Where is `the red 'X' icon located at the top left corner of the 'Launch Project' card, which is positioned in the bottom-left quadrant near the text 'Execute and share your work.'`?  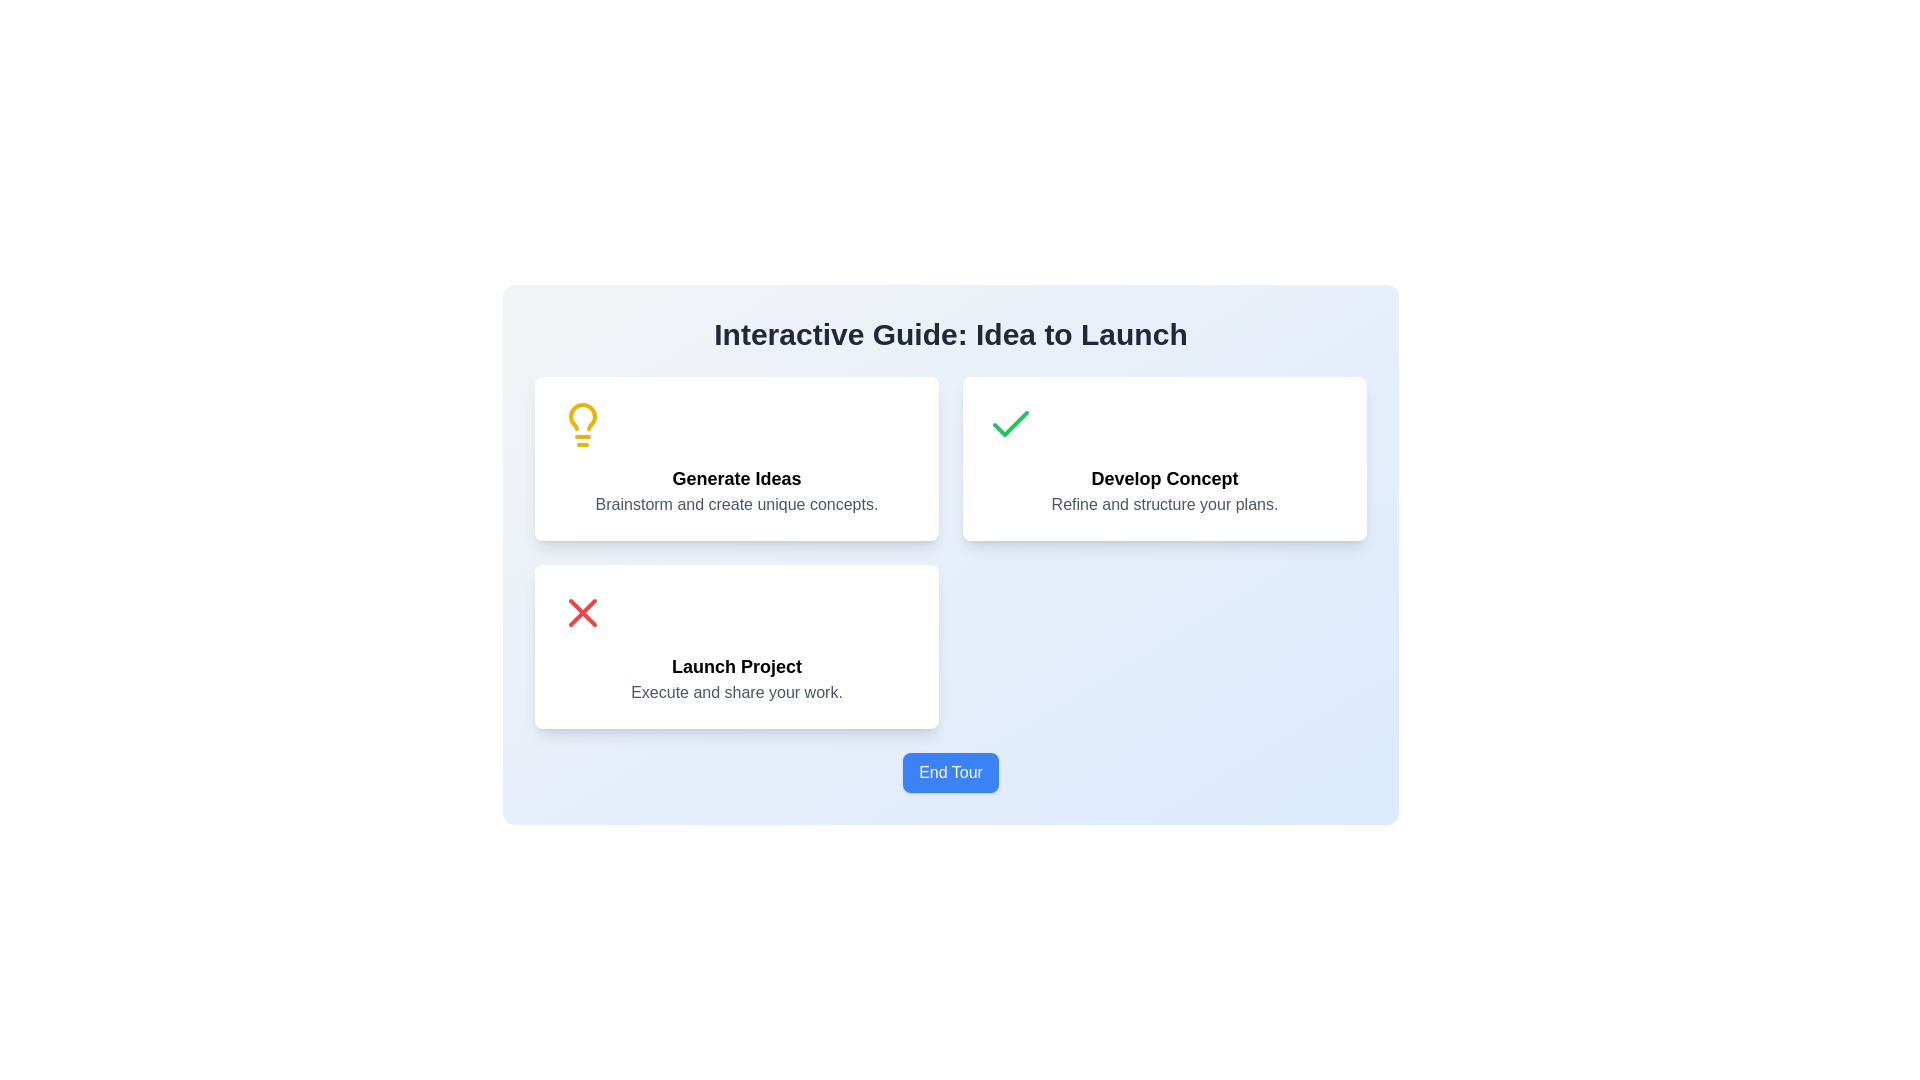
the red 'X' icon located at the top left corner of the 'Launch Project' card, which is positioned in the bottom-left quadrant near the text 'Execute and share your work.' is located at coordinates (581, 612).